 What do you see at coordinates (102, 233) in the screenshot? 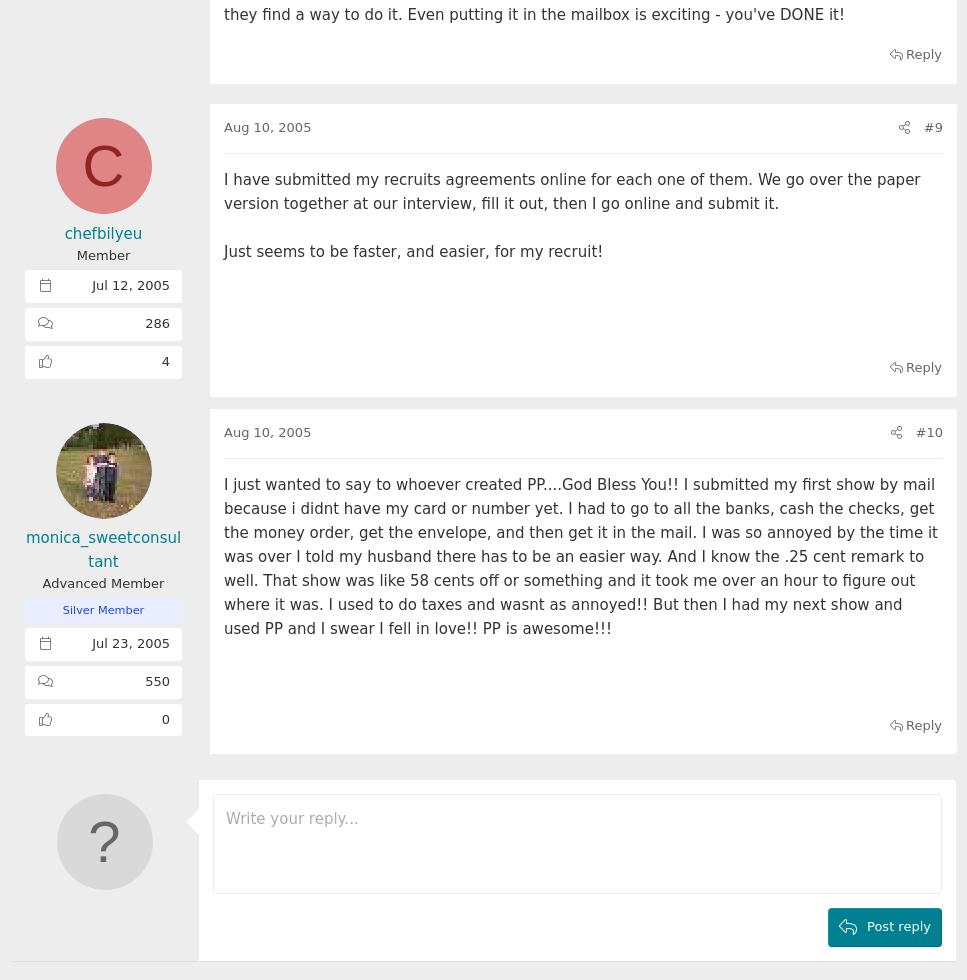
I see `'chefbilyeu'` at bounding box center [102, 233].